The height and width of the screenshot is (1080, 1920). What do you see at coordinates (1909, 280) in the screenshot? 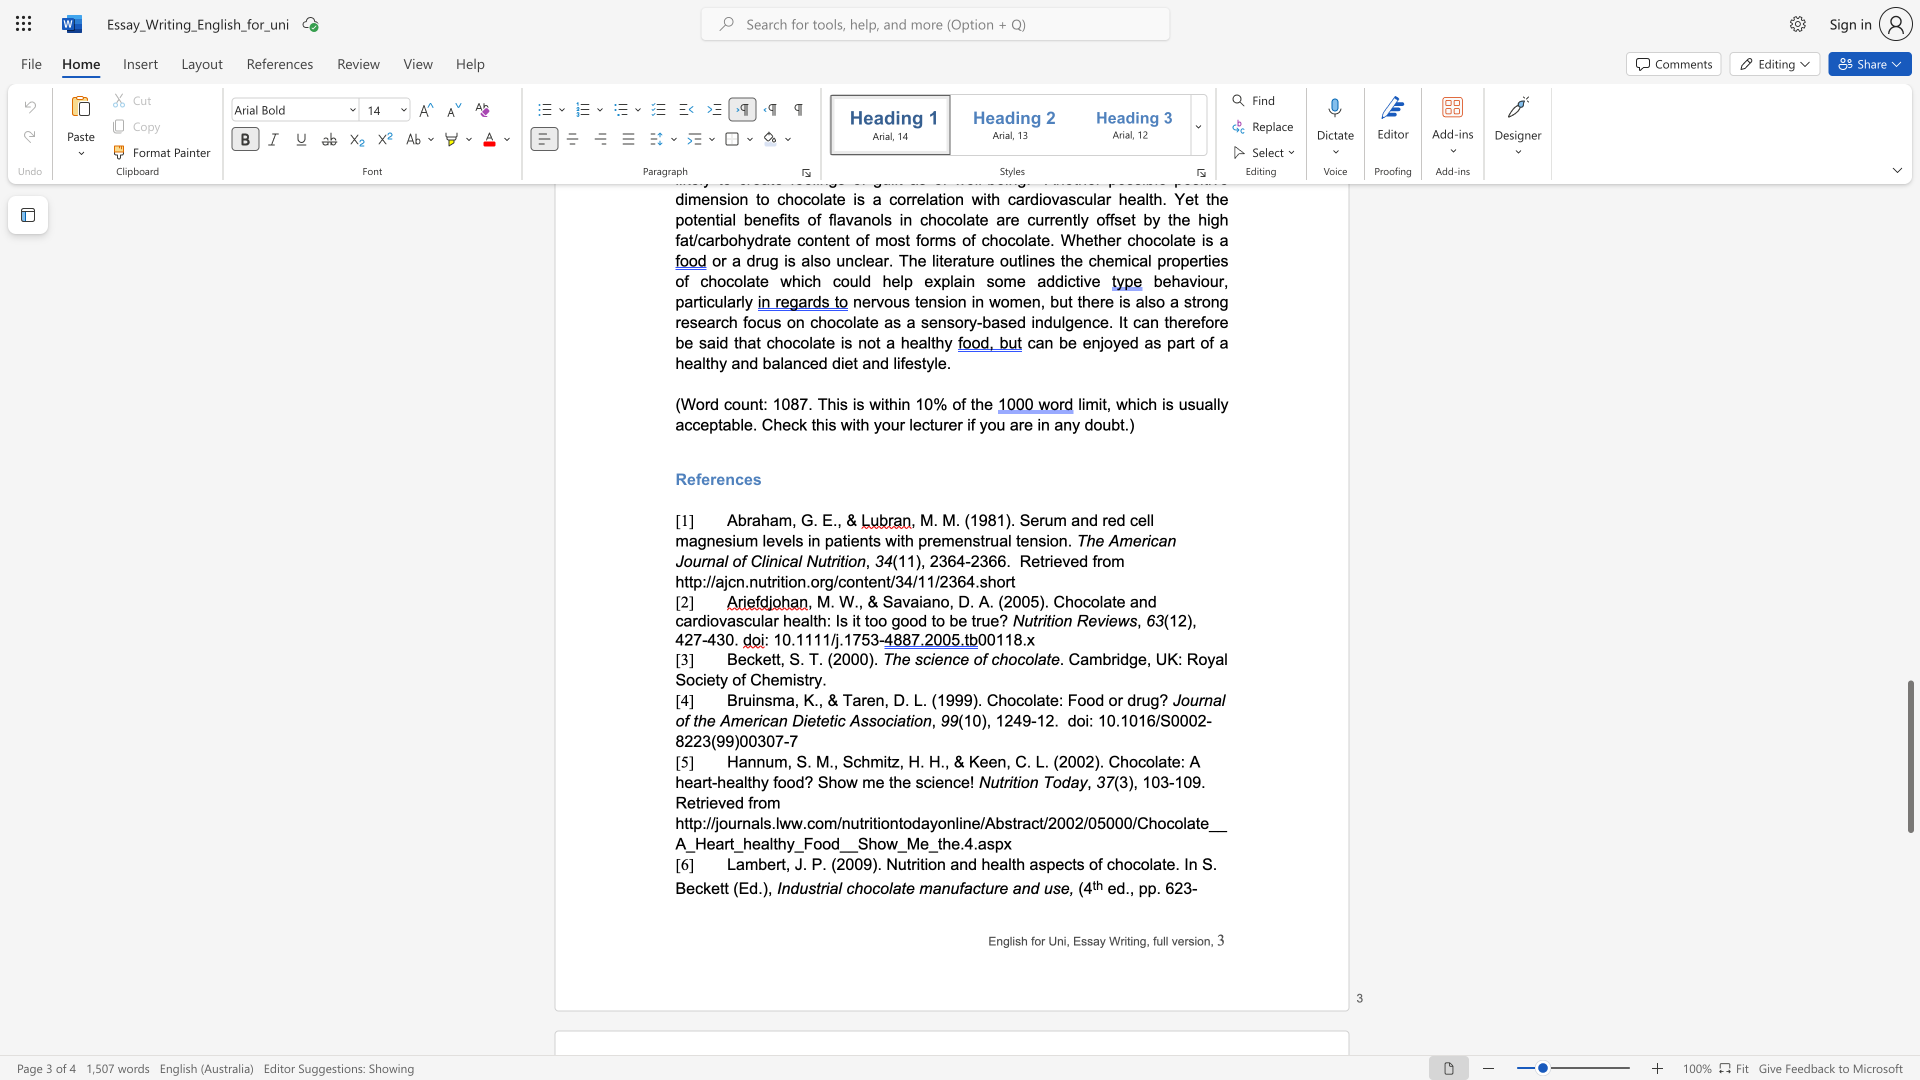
I see `the side scrollbar to bring the page up` at bounding box center [1909, 280].